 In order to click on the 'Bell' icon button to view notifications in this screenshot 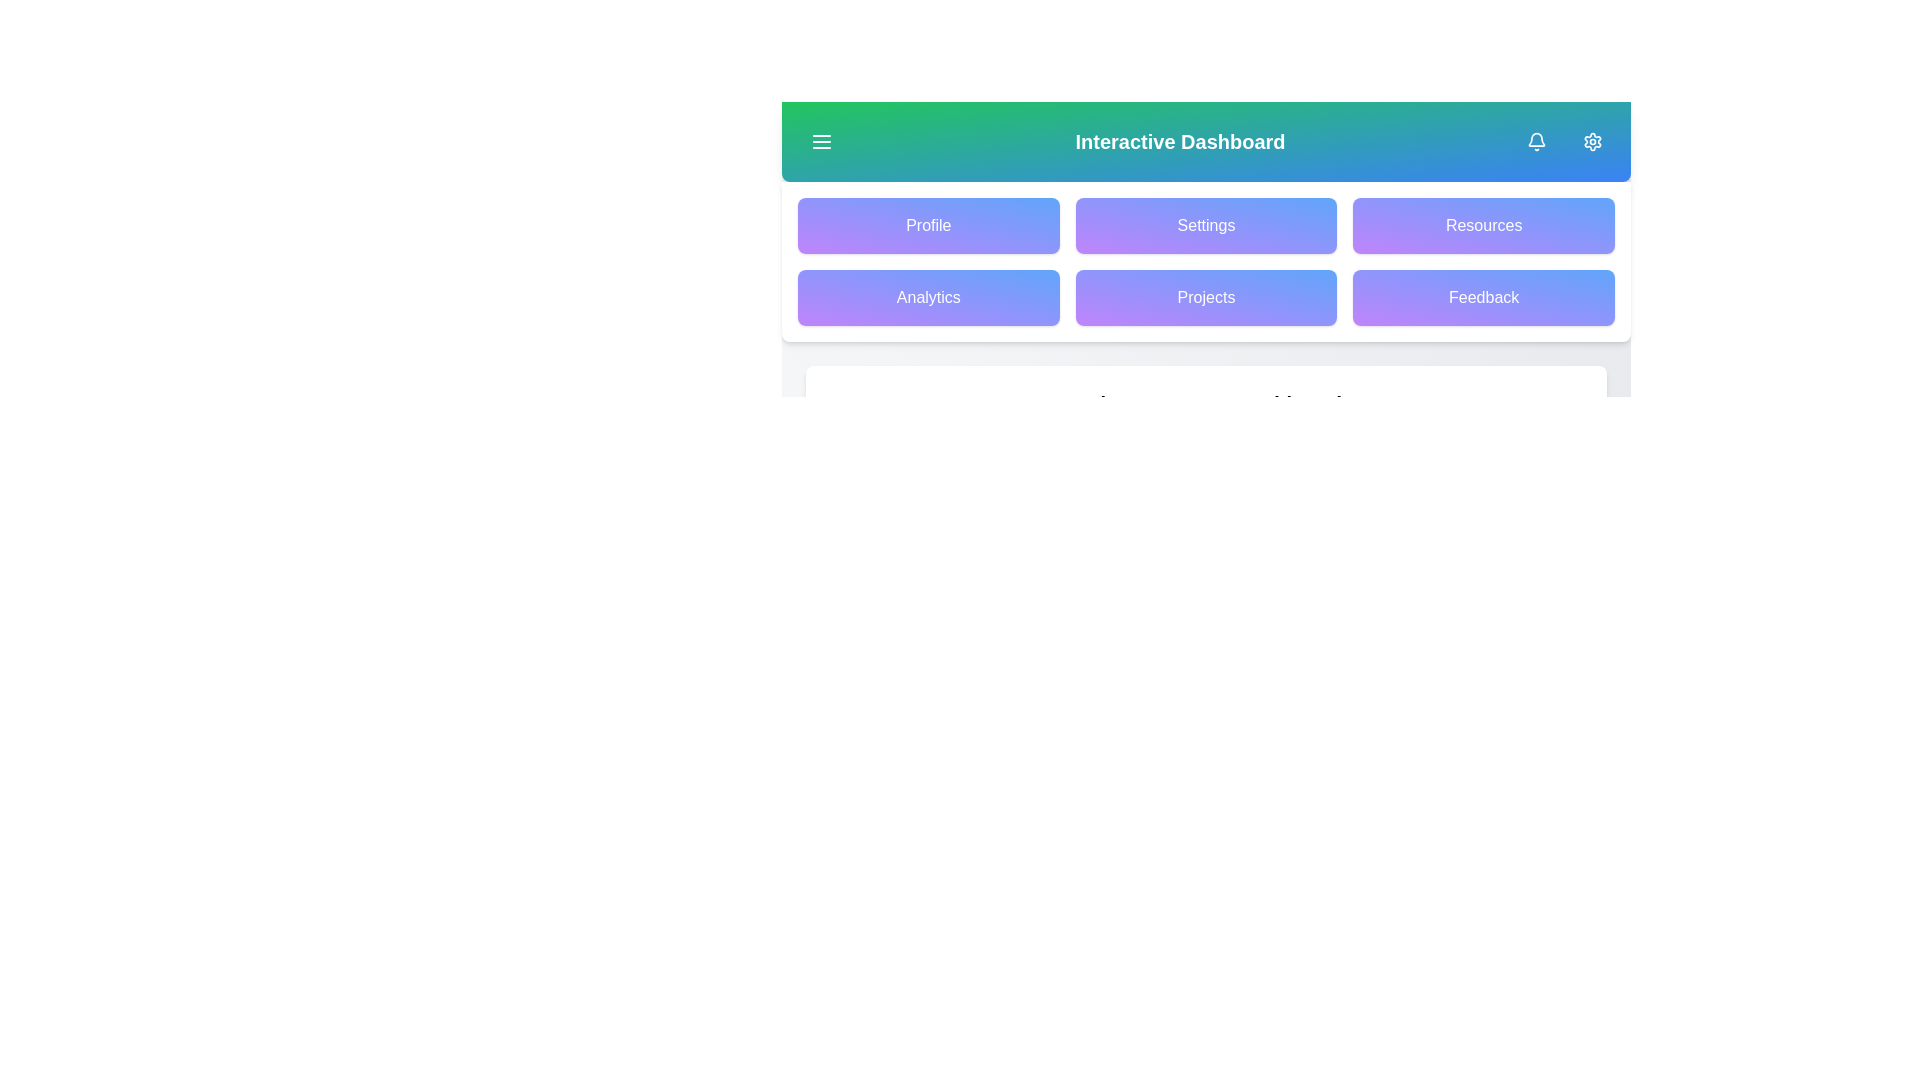, I will do `click(1535, 141)`.